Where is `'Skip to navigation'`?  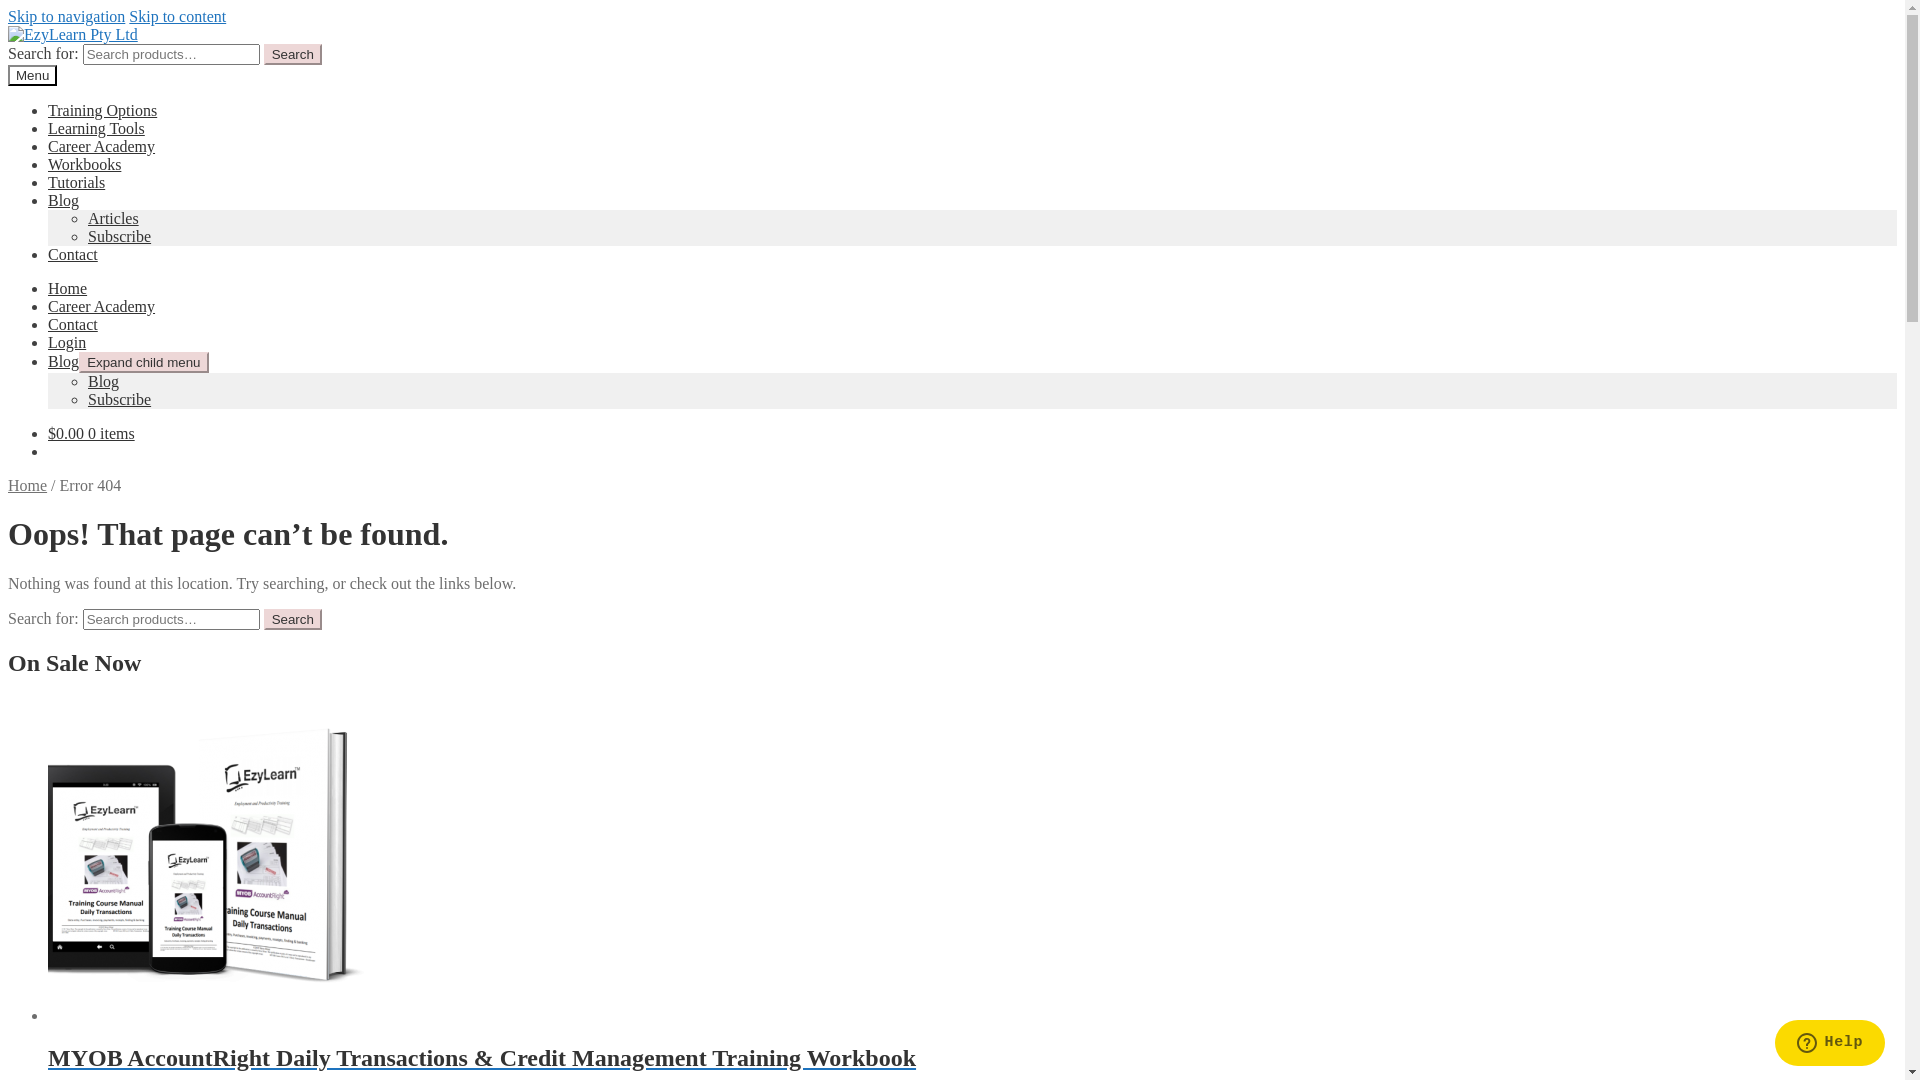 'Skip to navigation' is located at coordinates (66, 16).